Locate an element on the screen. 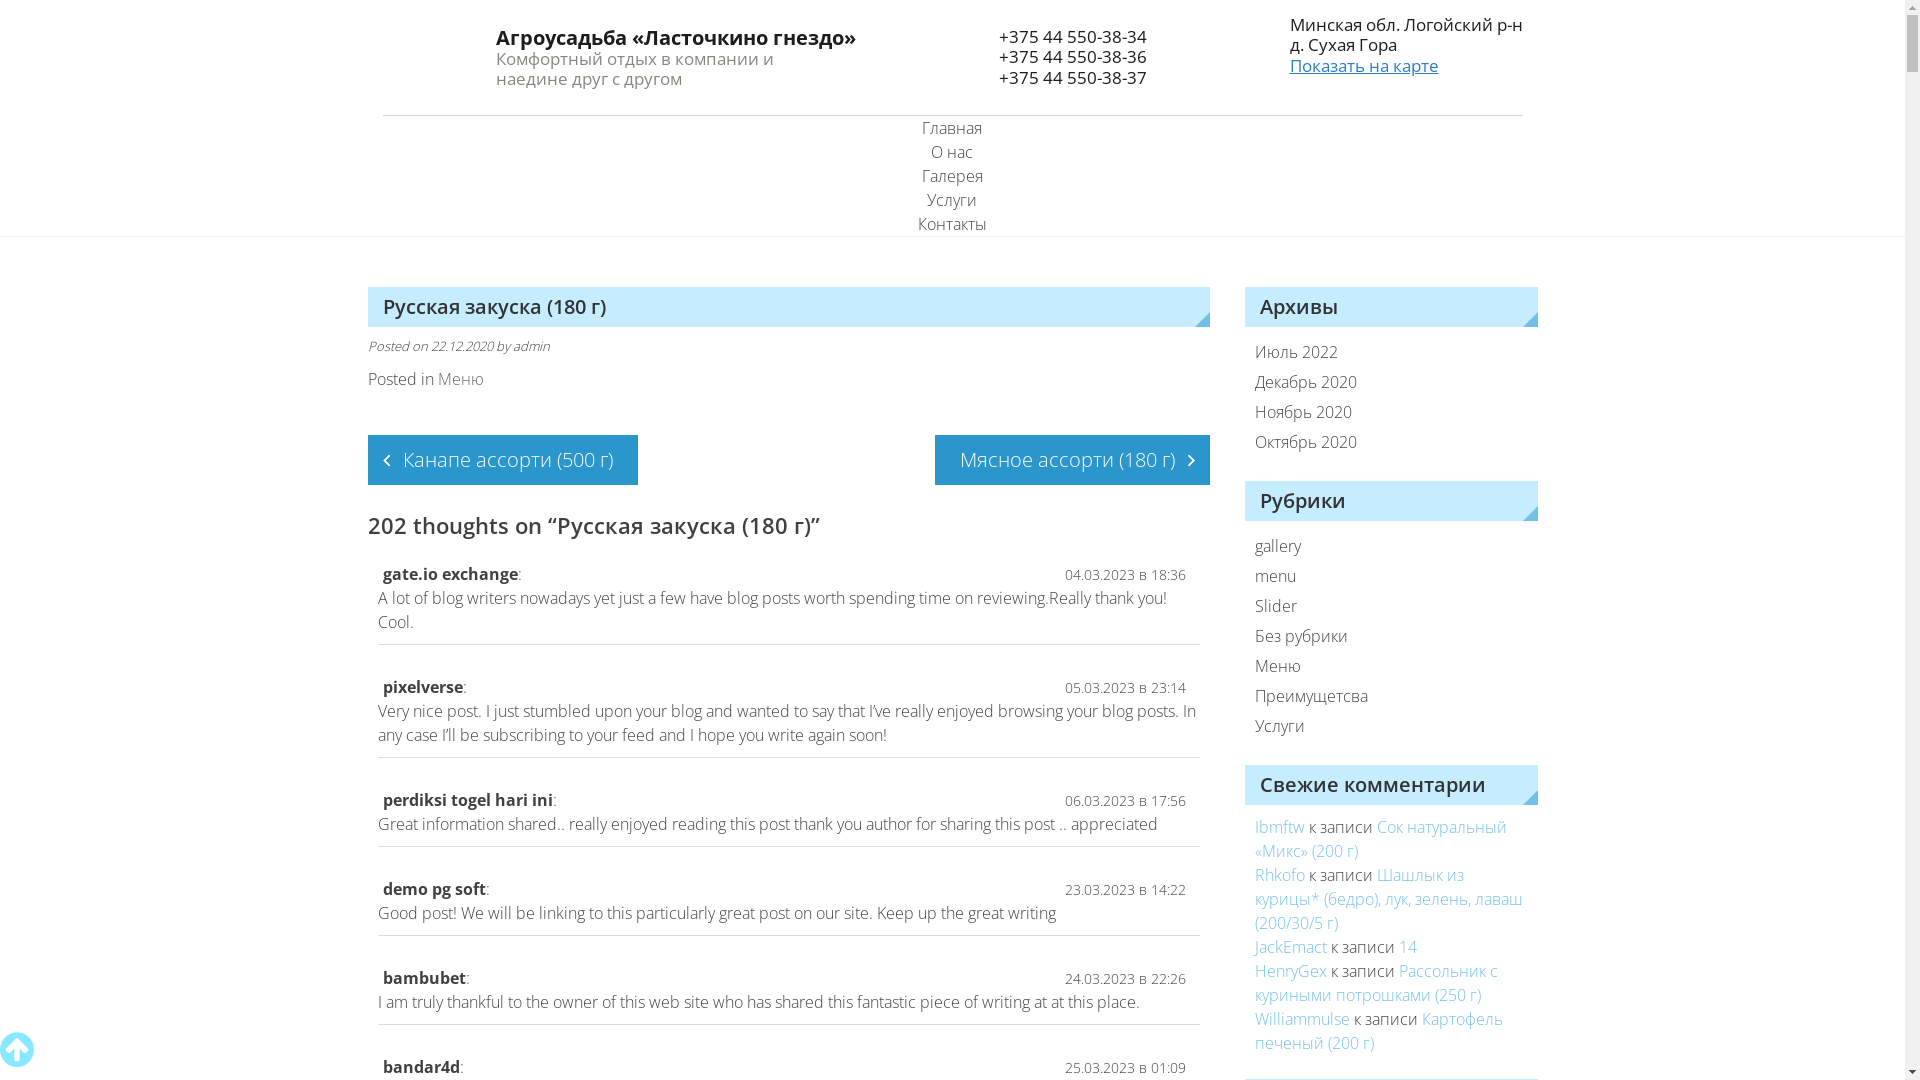  'pixelverse' is located at coordinates (421, 685).